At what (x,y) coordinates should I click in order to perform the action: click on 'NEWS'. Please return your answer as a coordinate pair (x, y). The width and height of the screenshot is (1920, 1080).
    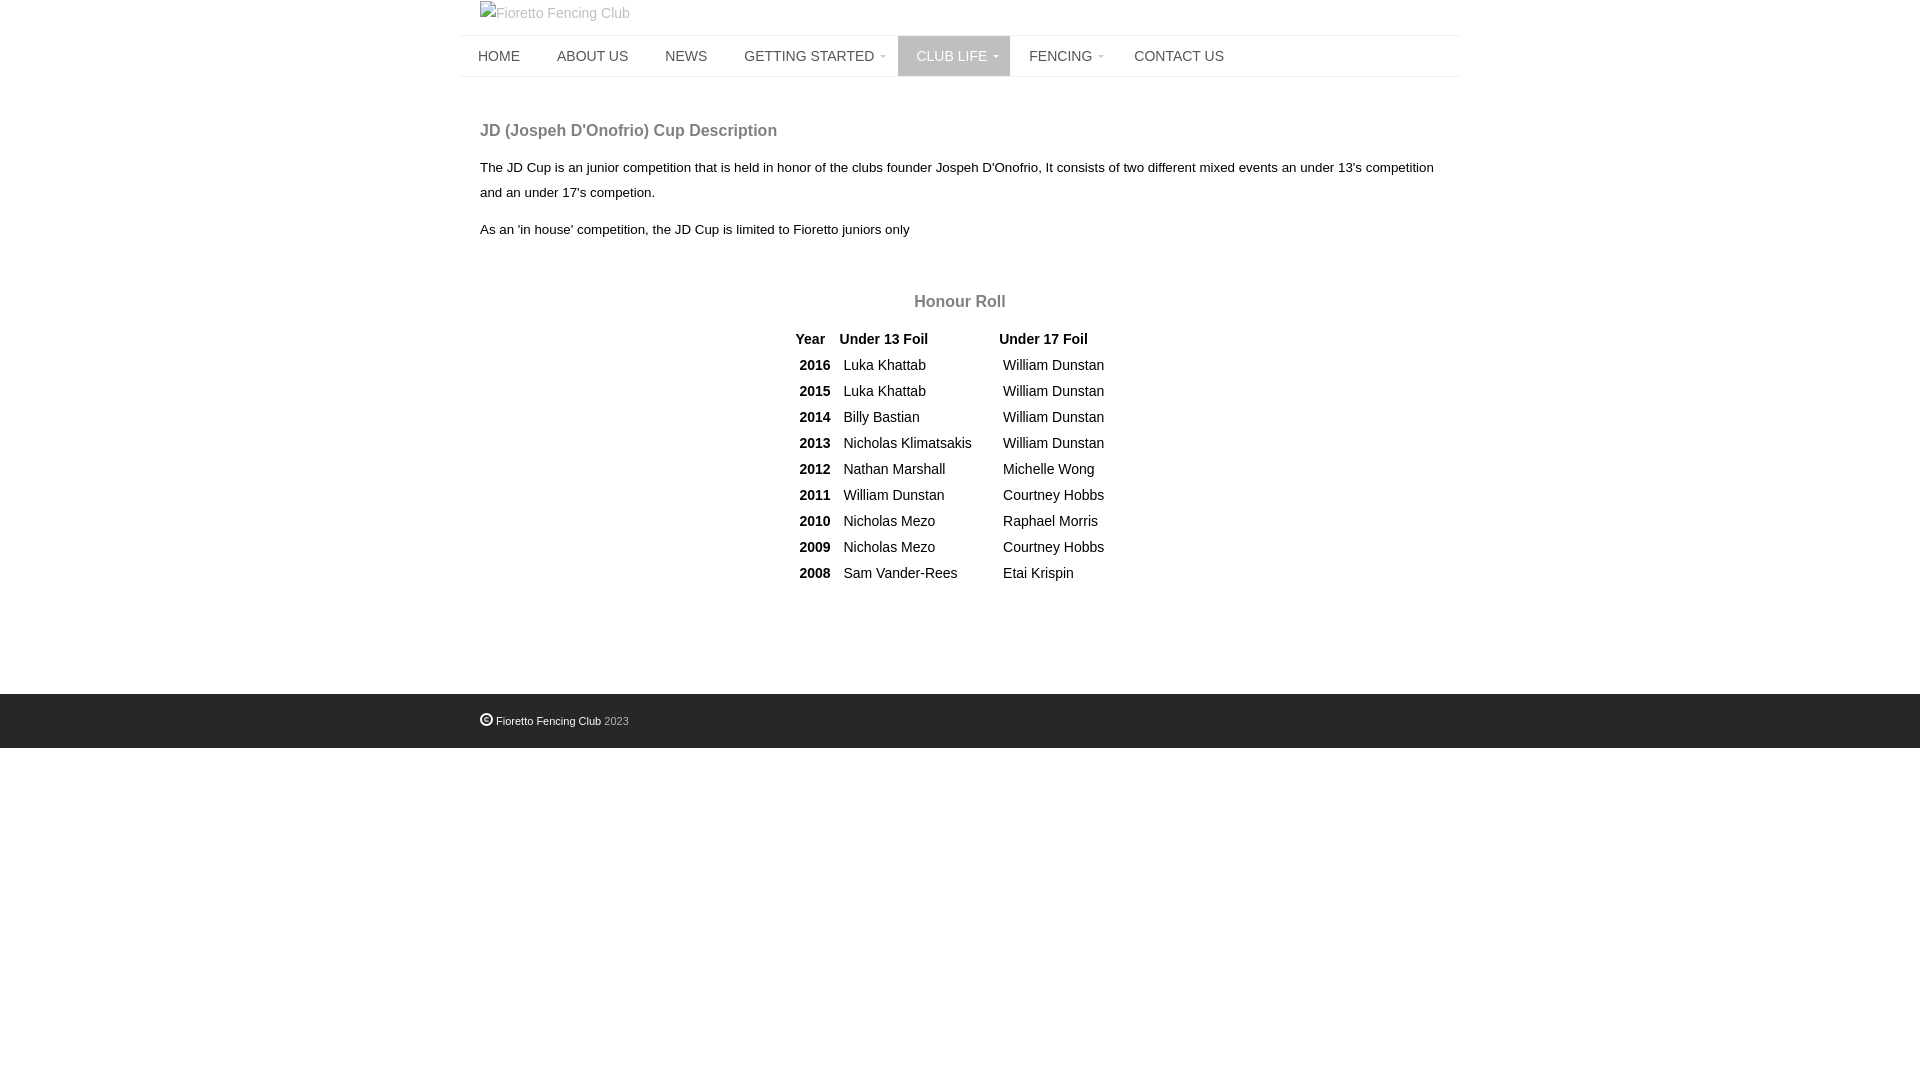
    Looking at the image, I should click on (686, 55).